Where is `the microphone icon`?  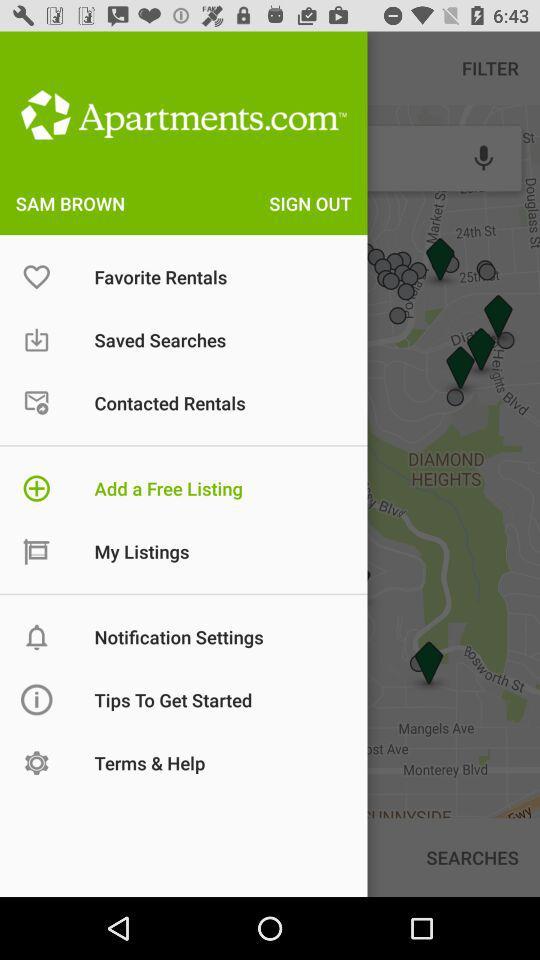 the microphone icon is located at coordinates (482, 157).